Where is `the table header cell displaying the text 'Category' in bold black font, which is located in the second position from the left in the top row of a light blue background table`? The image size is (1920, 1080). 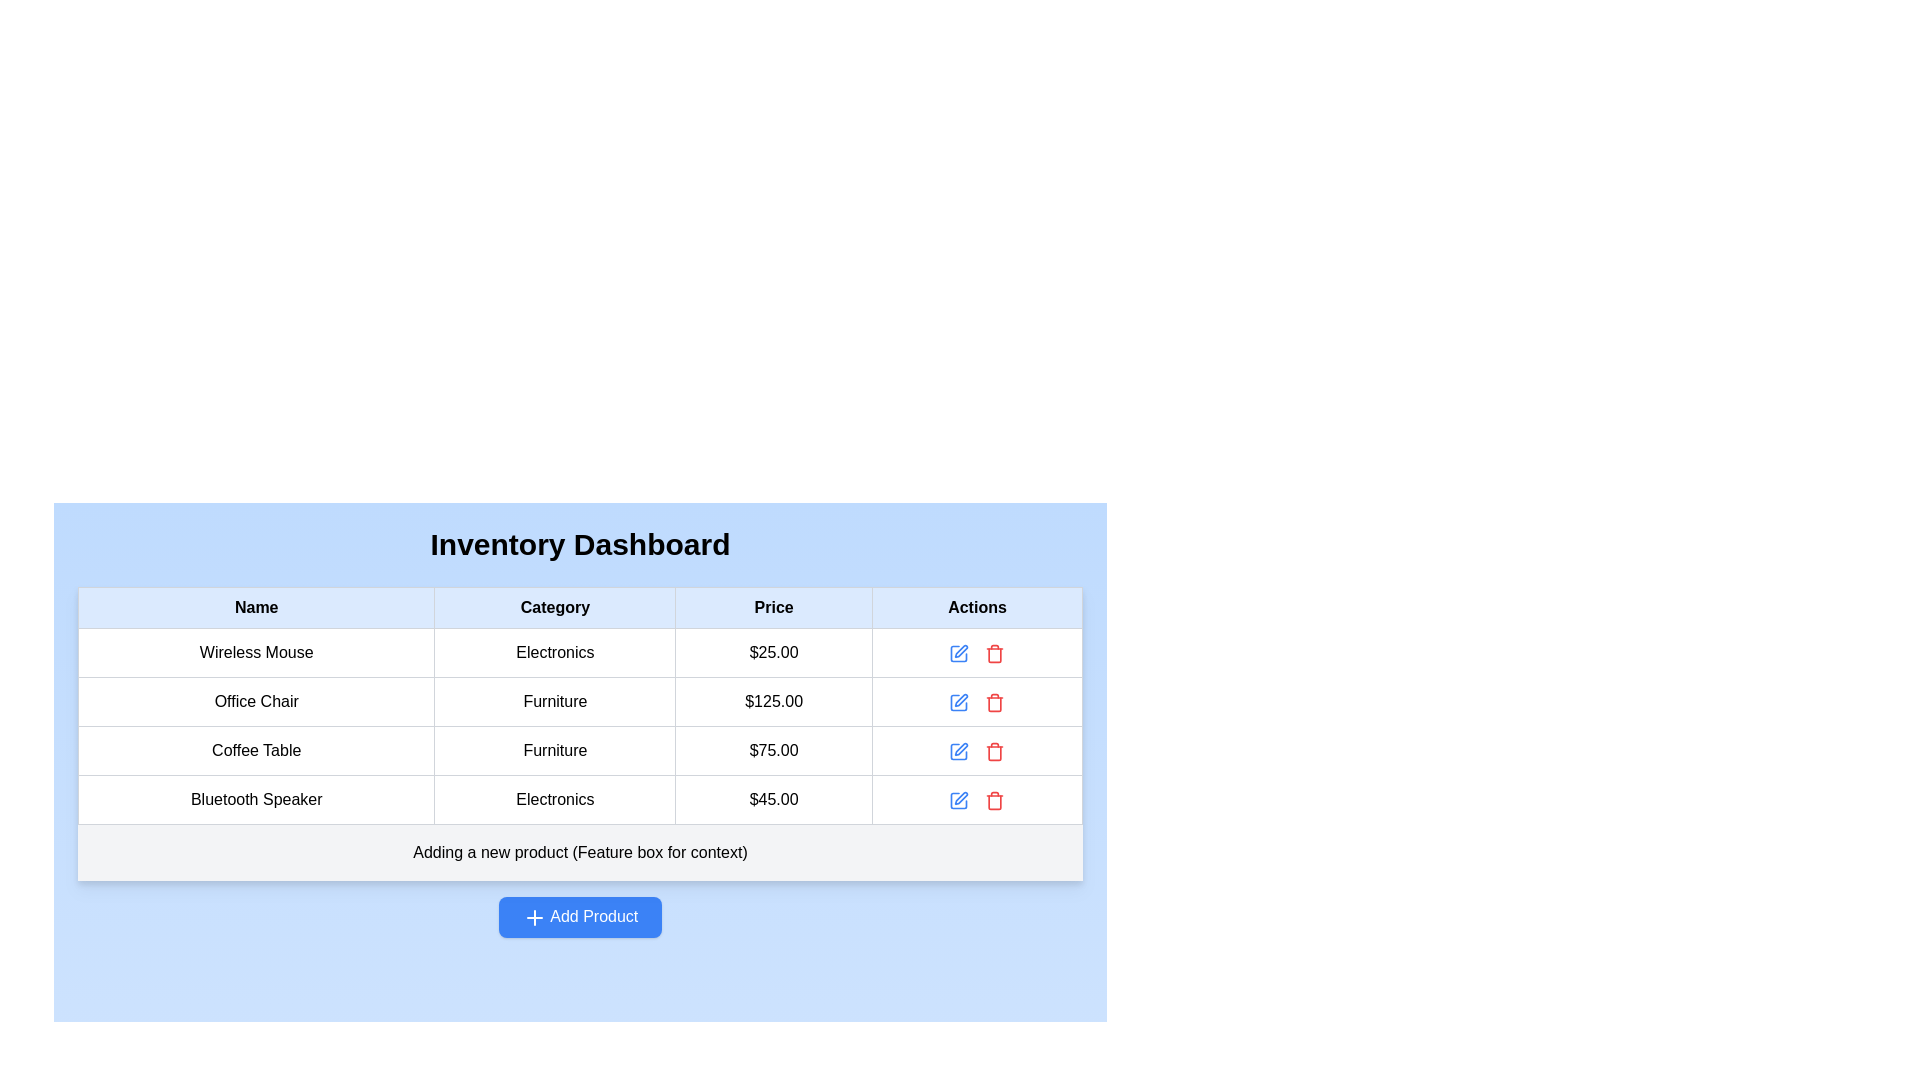 the table header cell displaying the text 'Category' in bold black font, which is located in the second position from the left in the top row of a light blue background table is located at coordinates (555, 607).